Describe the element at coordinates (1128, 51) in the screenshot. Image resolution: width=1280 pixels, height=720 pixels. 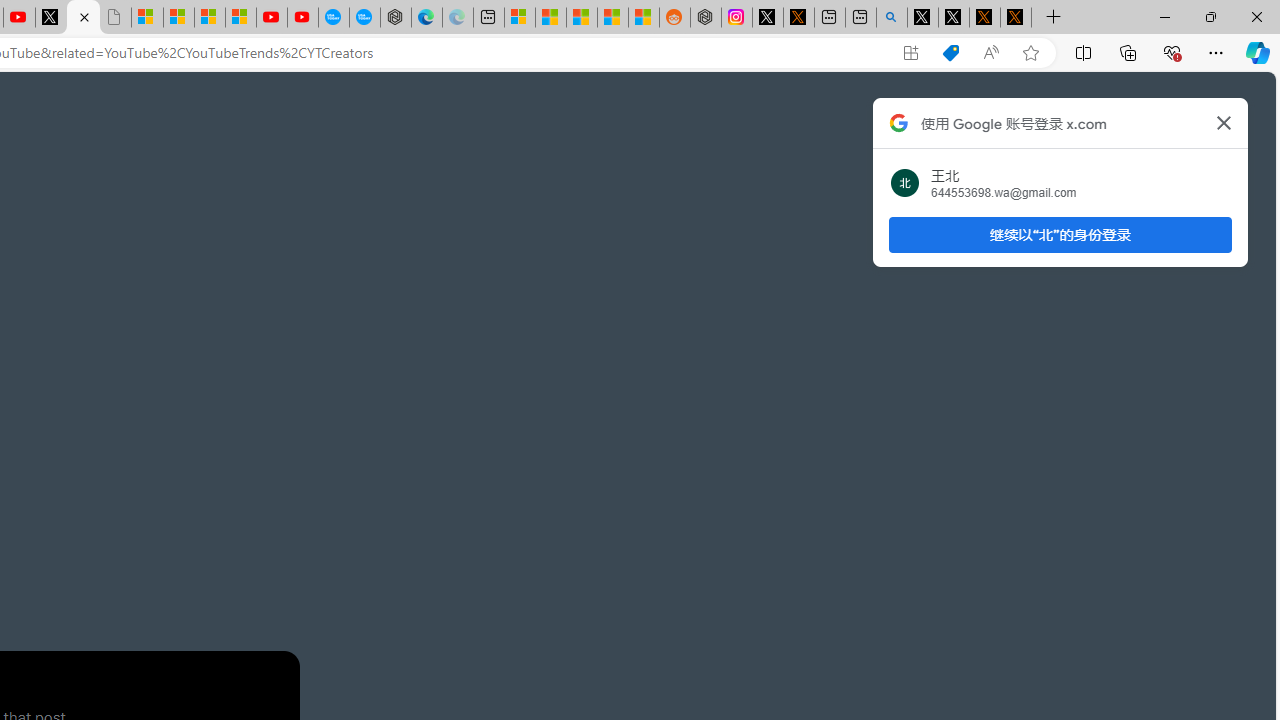
I see `'Collections'` at that location.